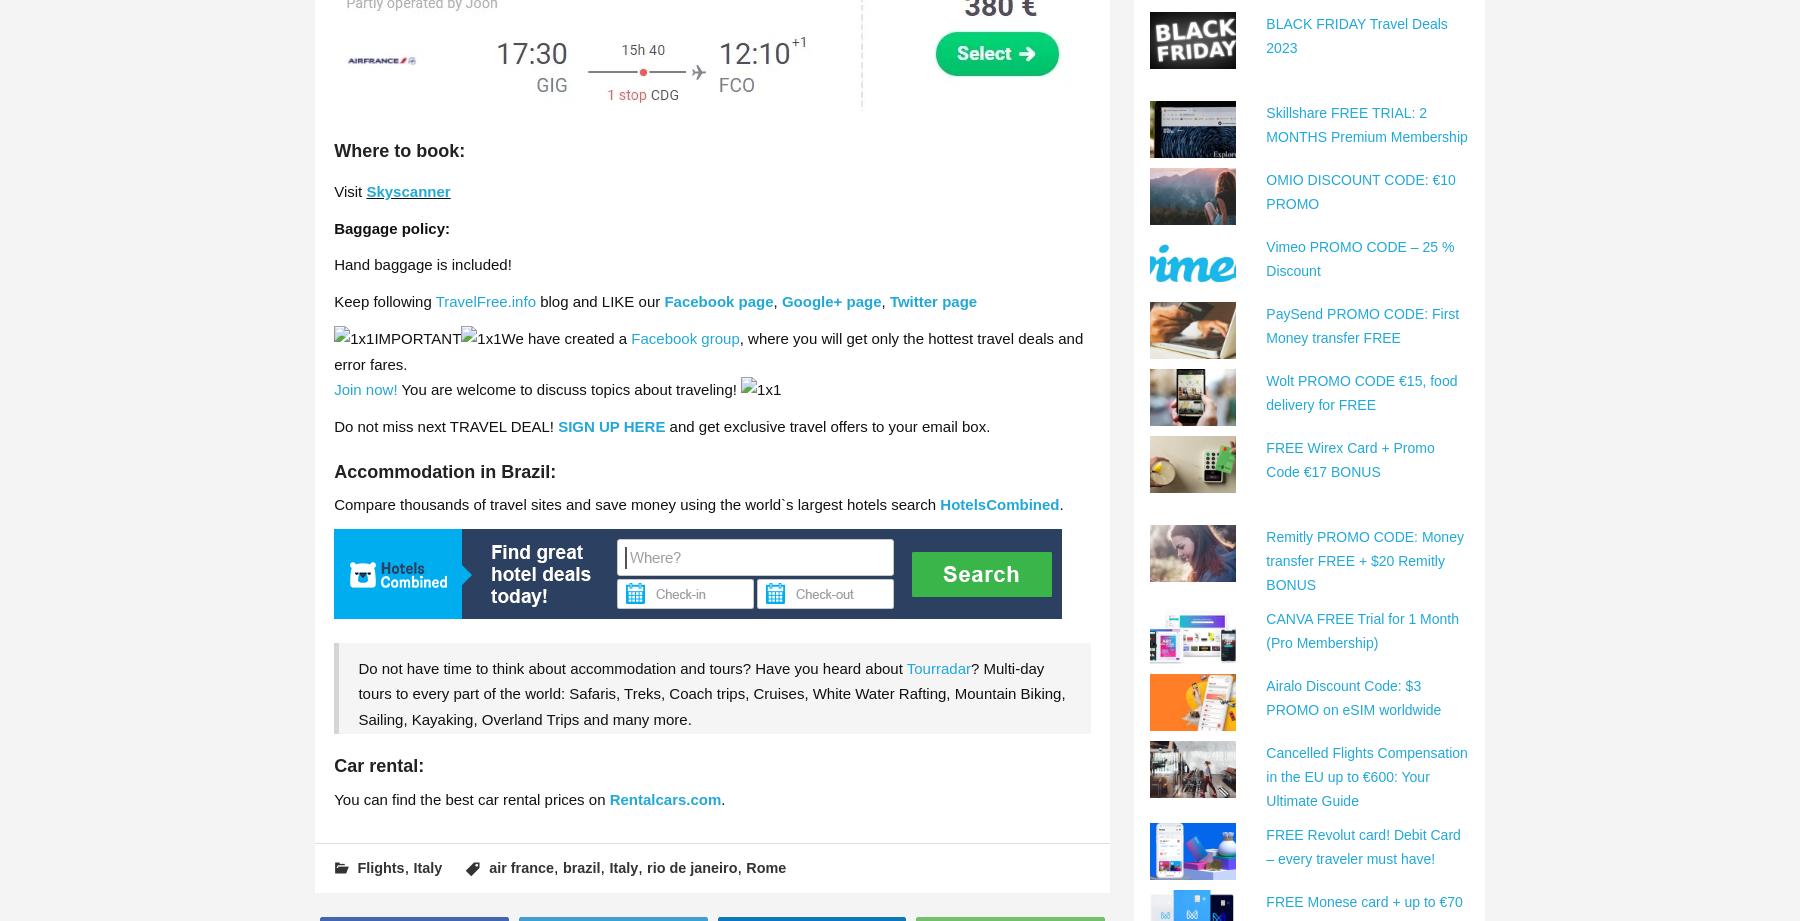 The height and width of the screenshot is (921, 1800). Describe the element at coordinates (664, 797) in the screenshot. I see `'Rentalcars.com'` at that location.